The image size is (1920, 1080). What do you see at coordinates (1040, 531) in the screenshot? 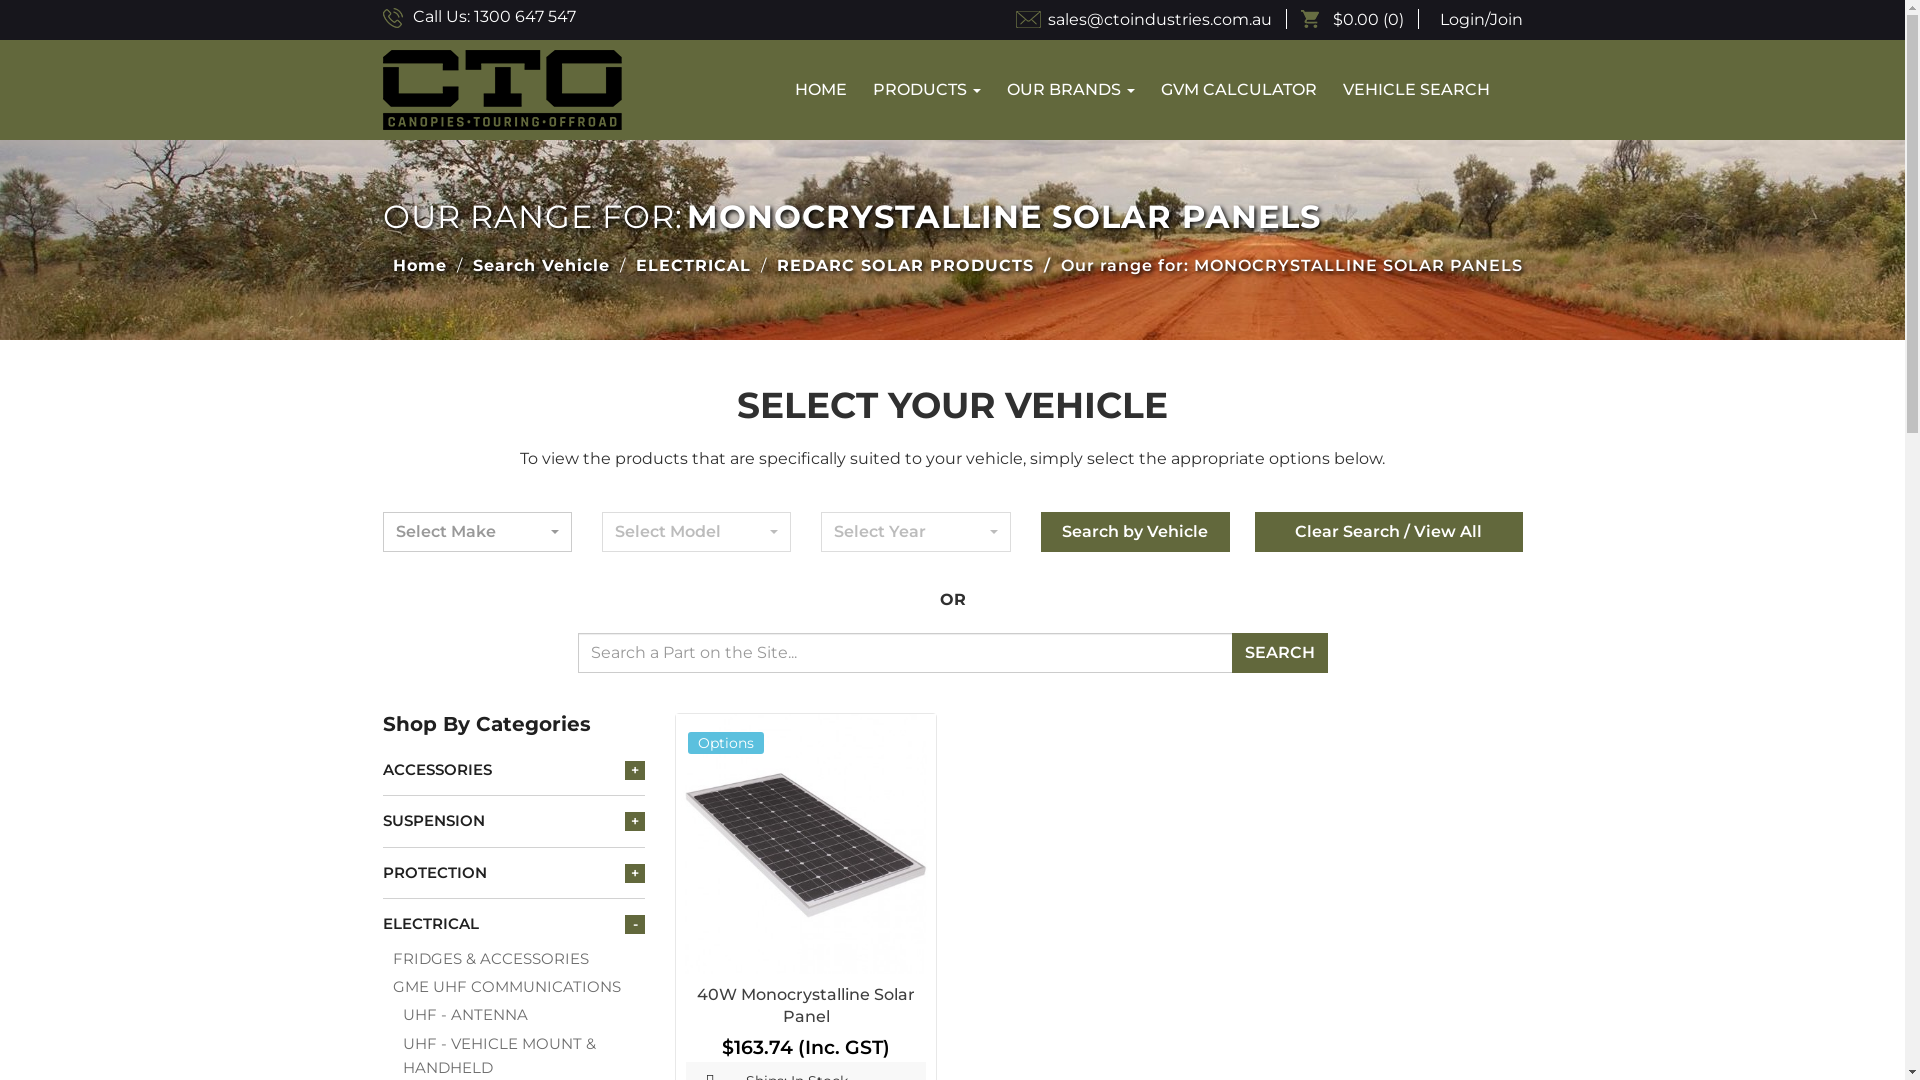
I see `'Search by Vehicle'` at bounding box center [1040, 531].